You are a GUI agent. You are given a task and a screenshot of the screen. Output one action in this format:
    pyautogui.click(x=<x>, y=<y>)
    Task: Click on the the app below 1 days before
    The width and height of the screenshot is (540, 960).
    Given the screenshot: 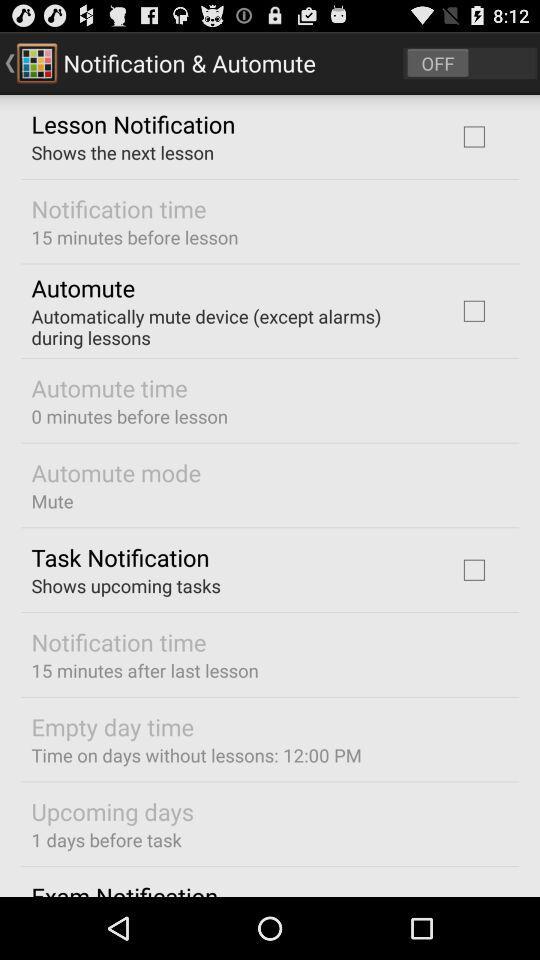 What is the action you would take?
    pyautogui.click(x=124, y=887)
    